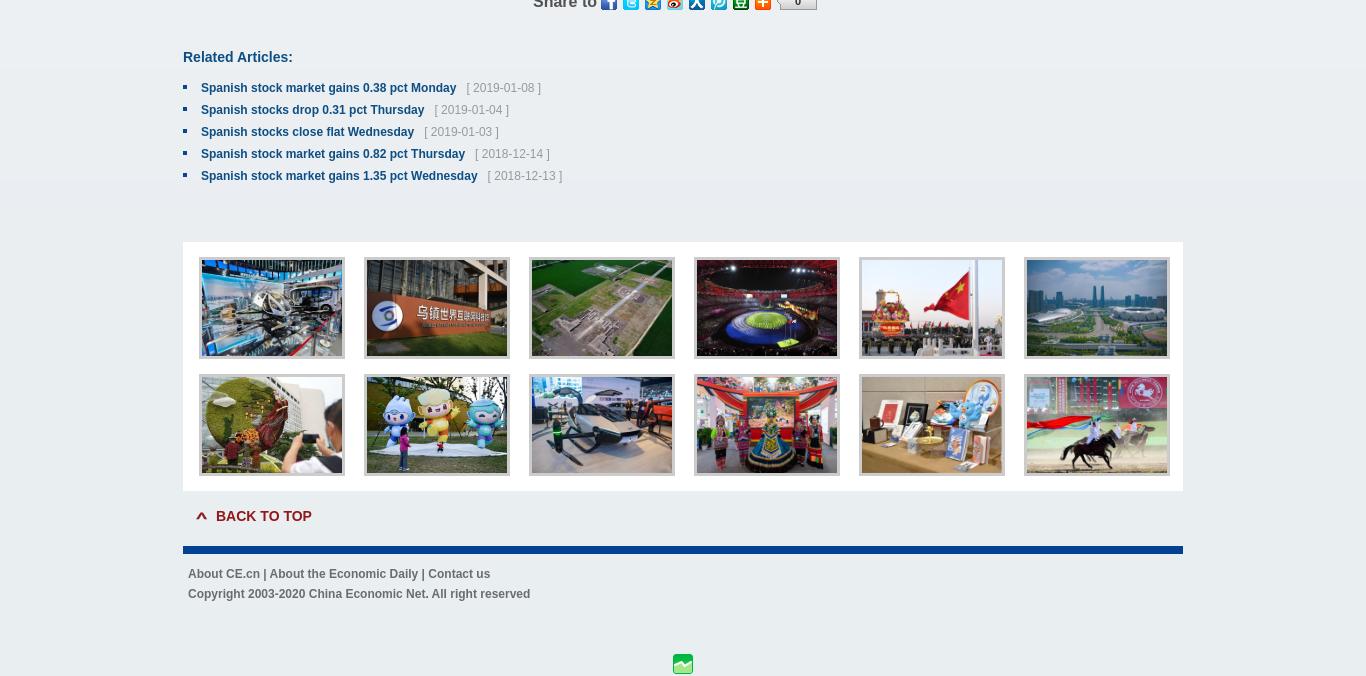 This screenshot has width=1366, height=676. Describe the element at coordinates (357, 594) in the screenshot. I see `'Copyright 2003-2020 China Economic Net. All right reserved'` at that location.